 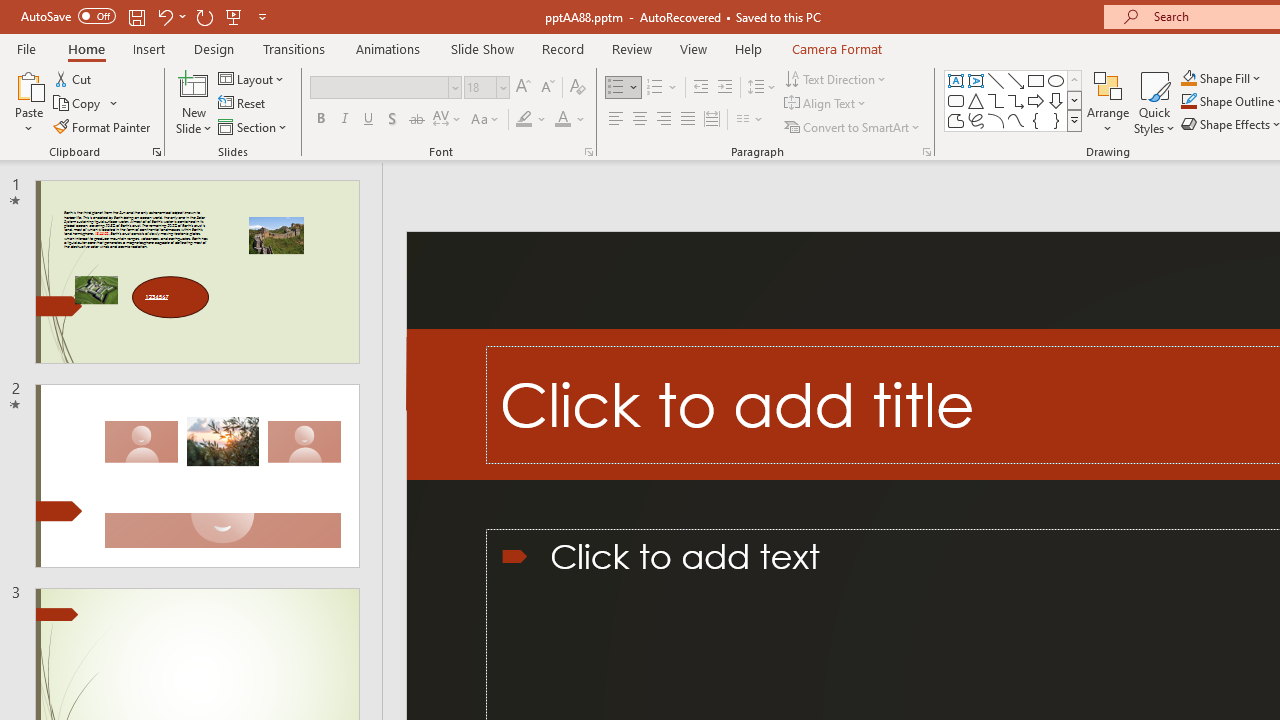 What do you see at coordinates (640, 119) in the screenshot?
I see `'Center'` at bounding box center [640, 119].